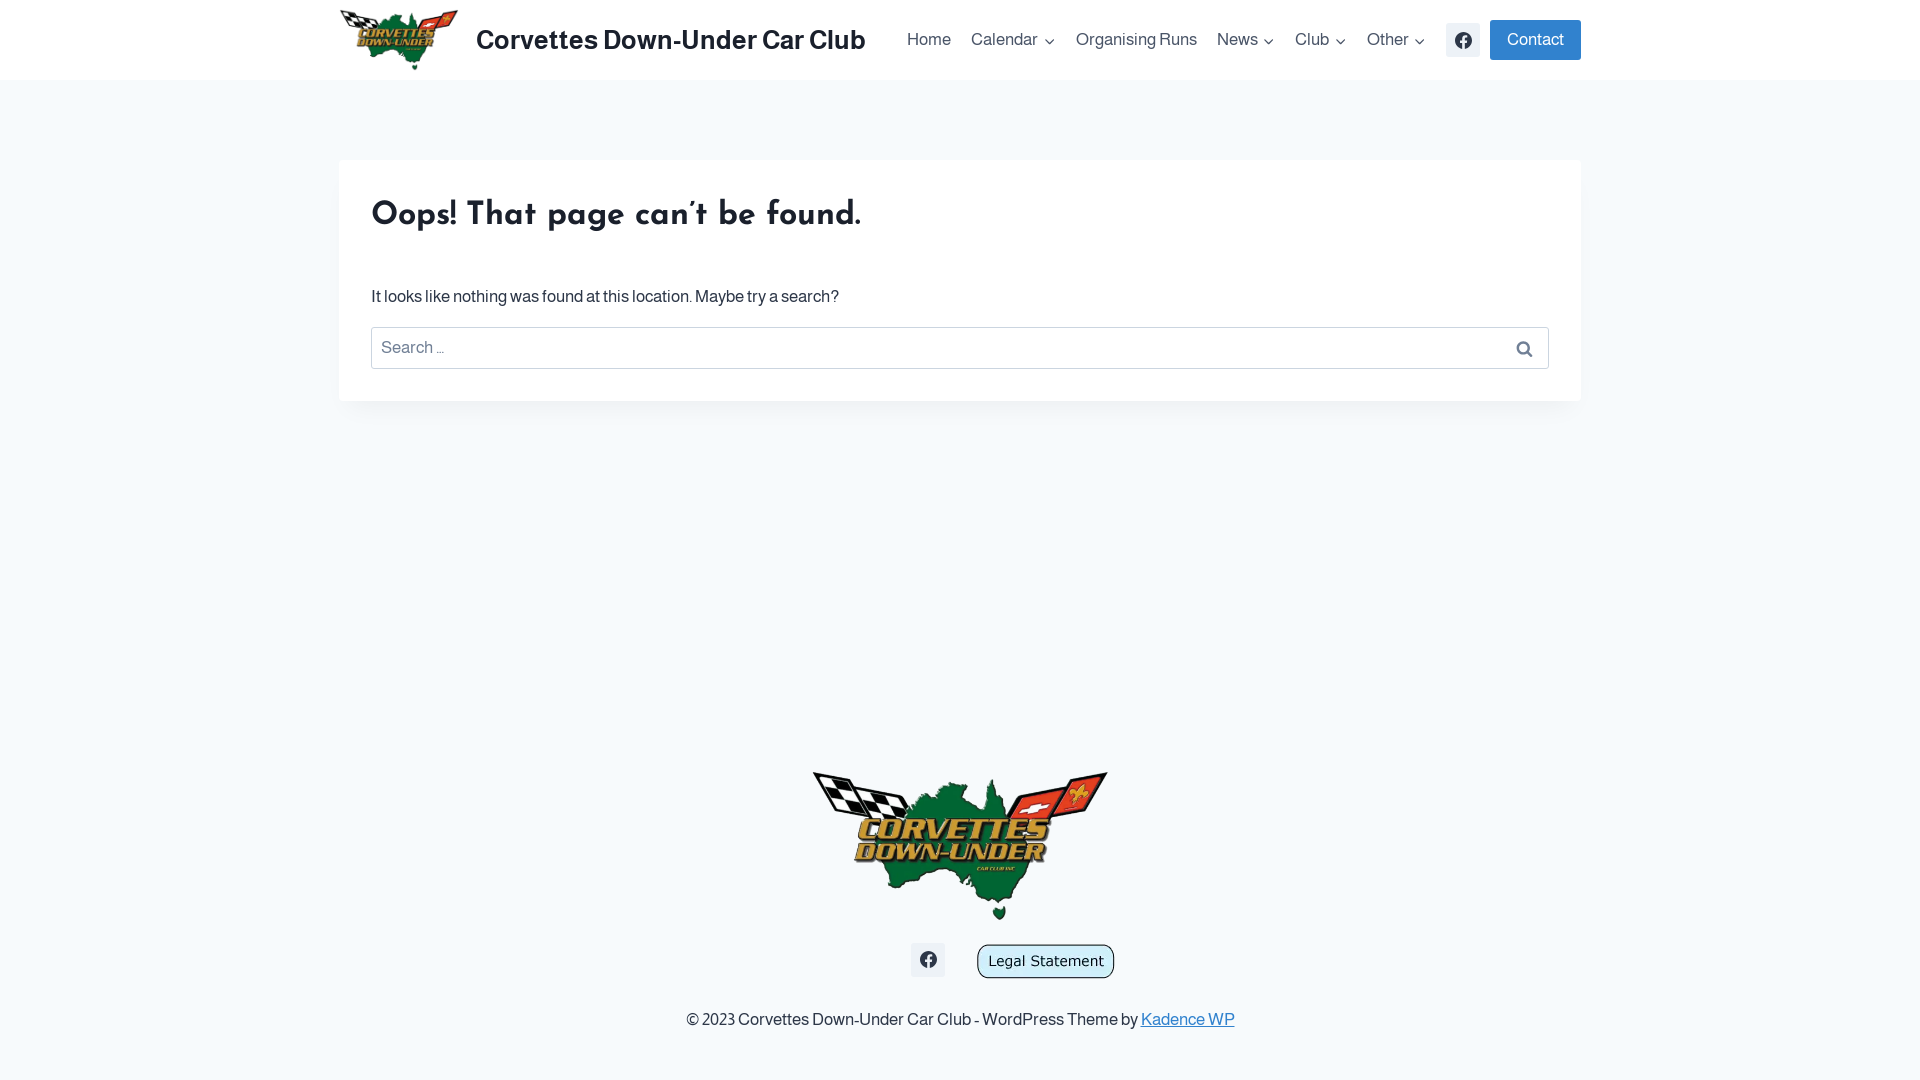 This screenshot has width=1920, height=1080. What do you see at coordinates (1534, 40) in the screenshot?
I see `'Contact'` at bounding box center [1534, 40].